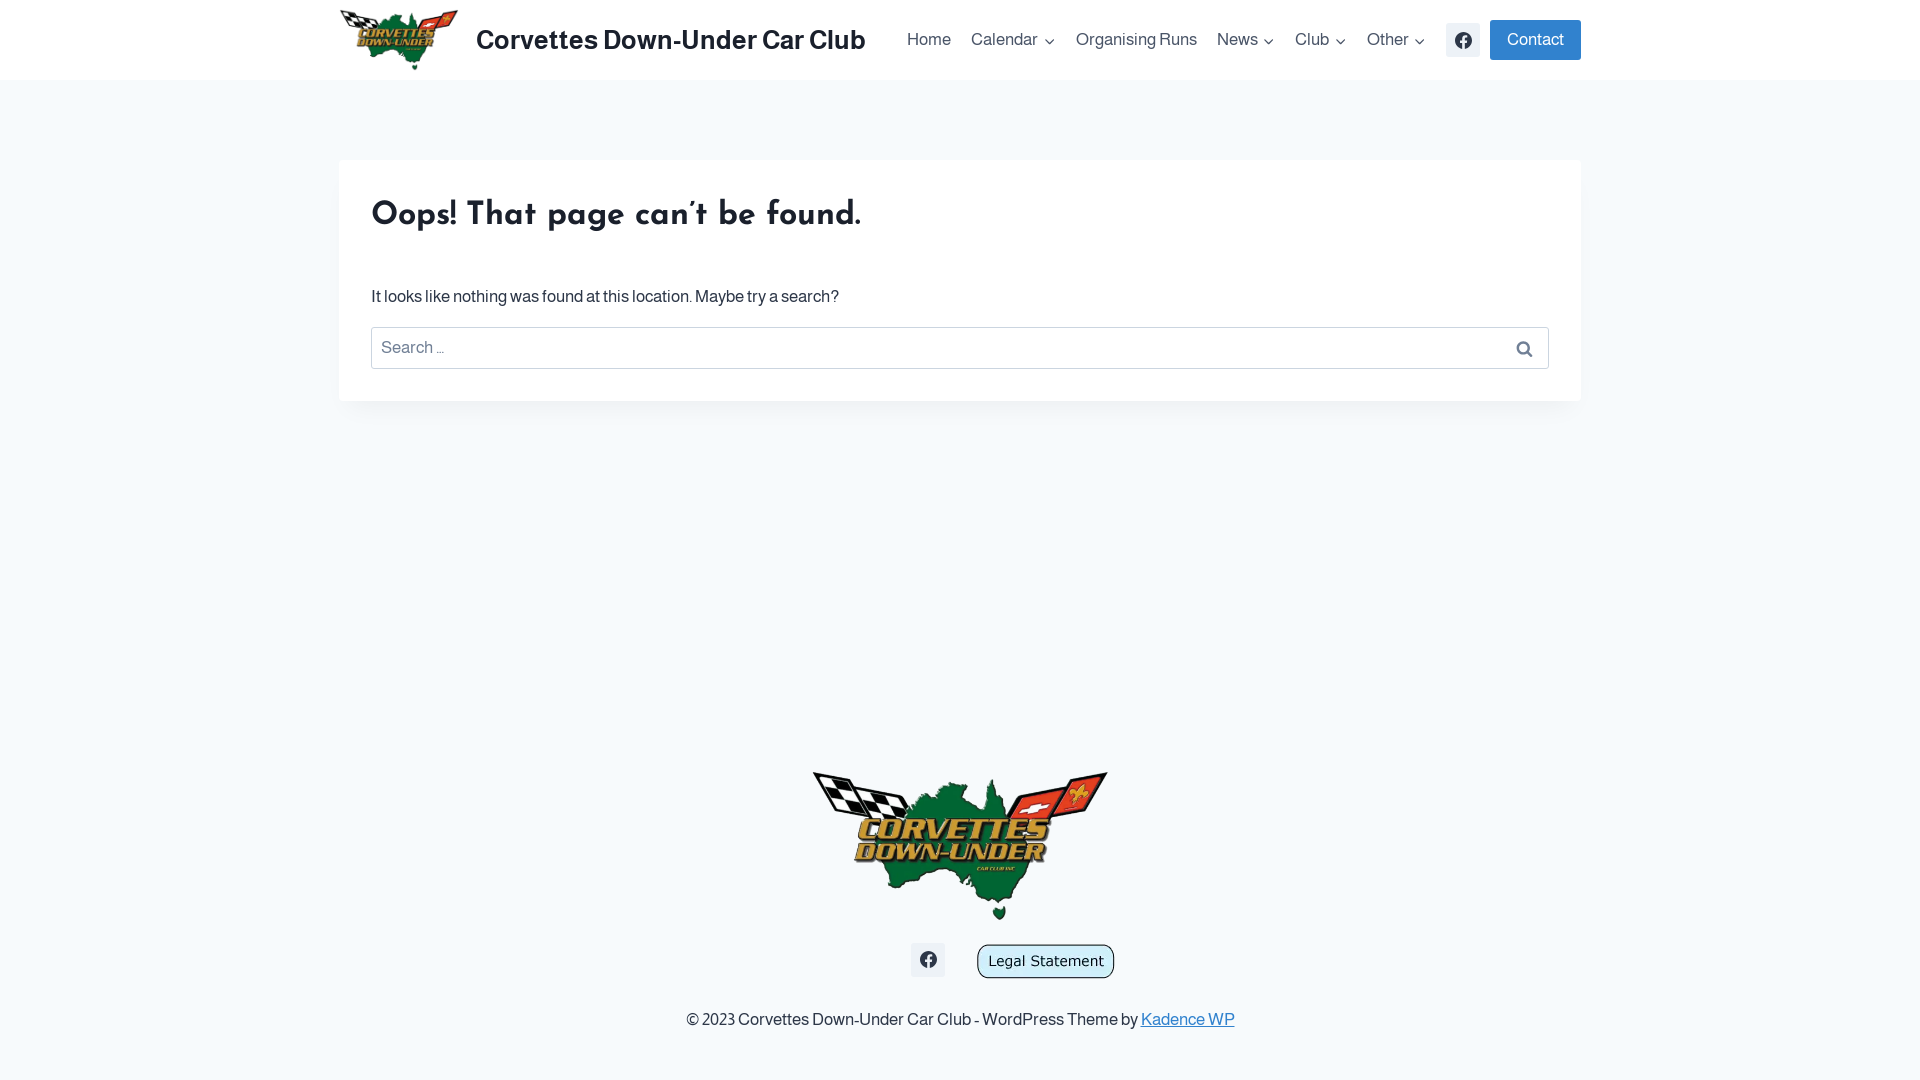 This screenshot has width=1920, height=1080. What do you see at coordinates (1534, 40) in the screenshot?
I see `'Contact'` at bounding box center [1534, 40].